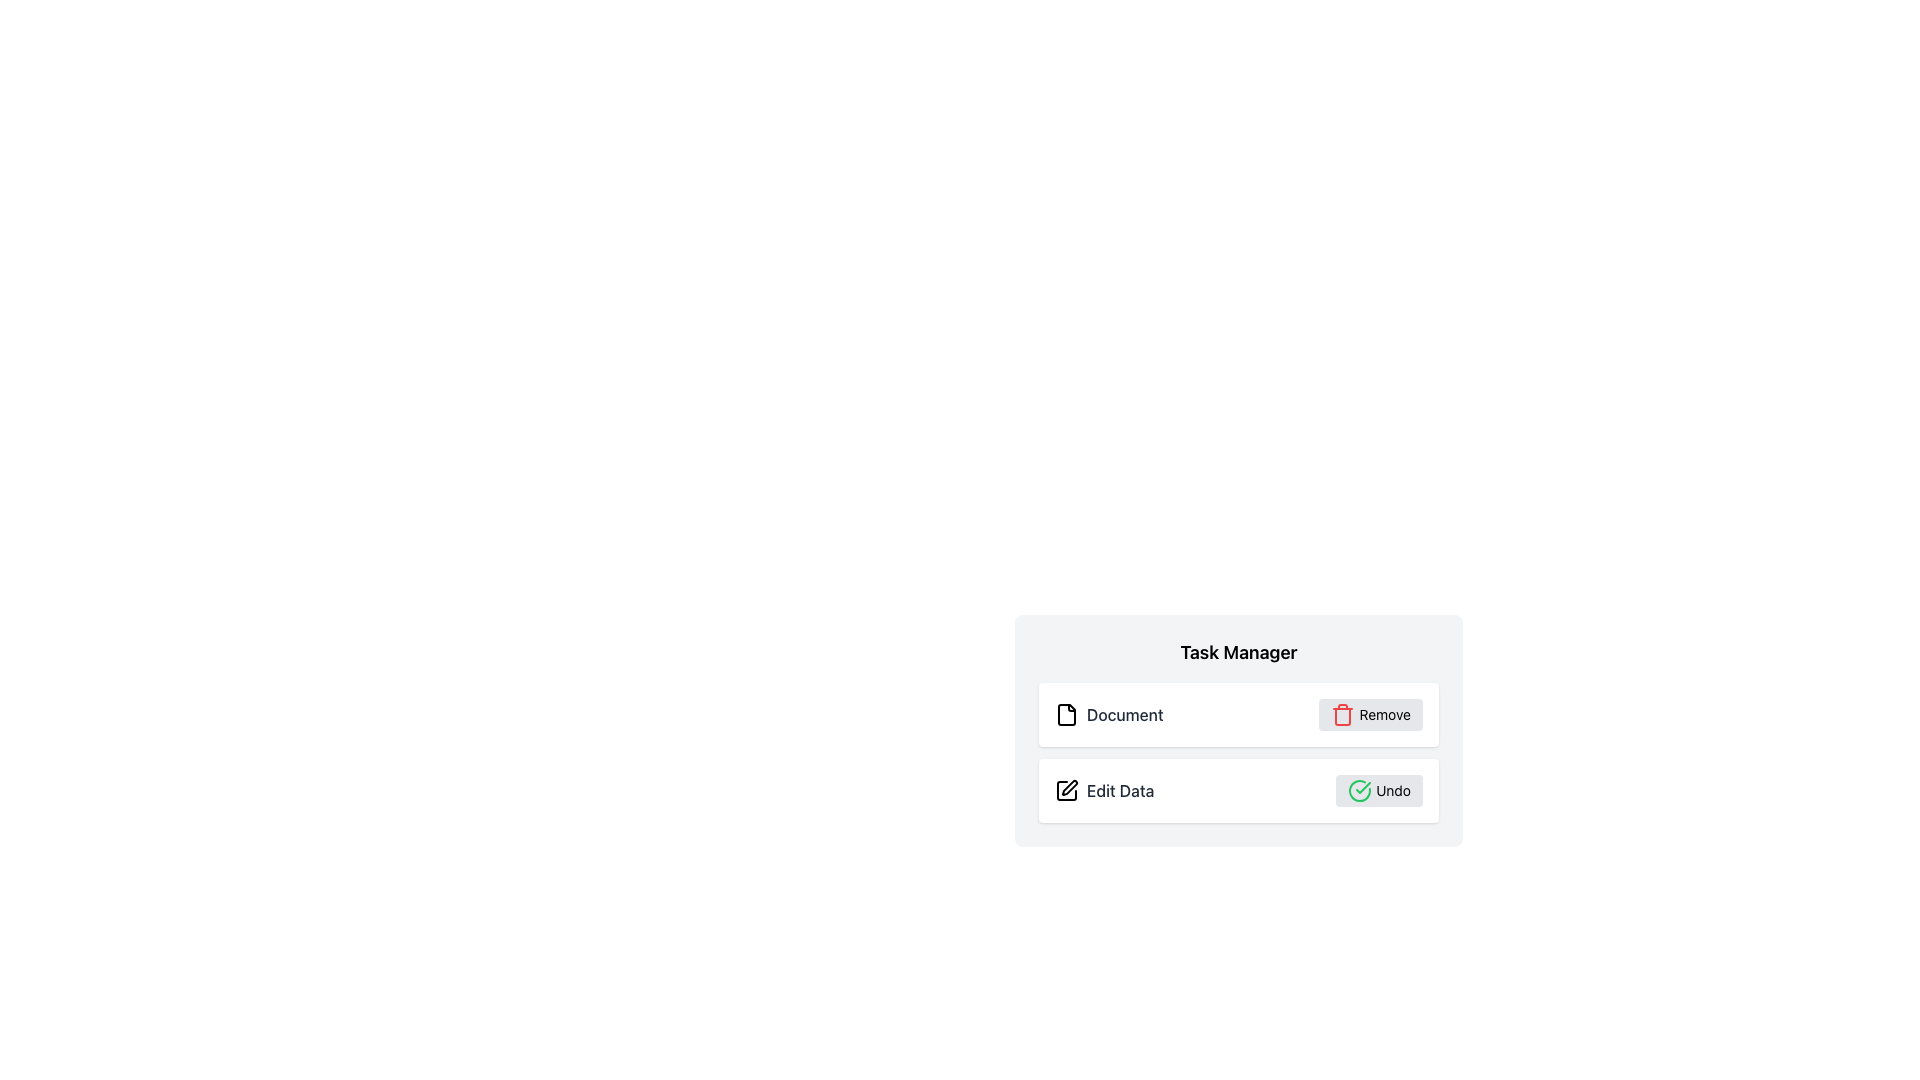 The width and height of the screenshot is (1920, 1080). Describe the element at coordinates (1065, 789) in the screenshot. I see `the edit action icon located to the left of the 'Edit Data' label in the lower row of the 'Task Manager' section` at that location.